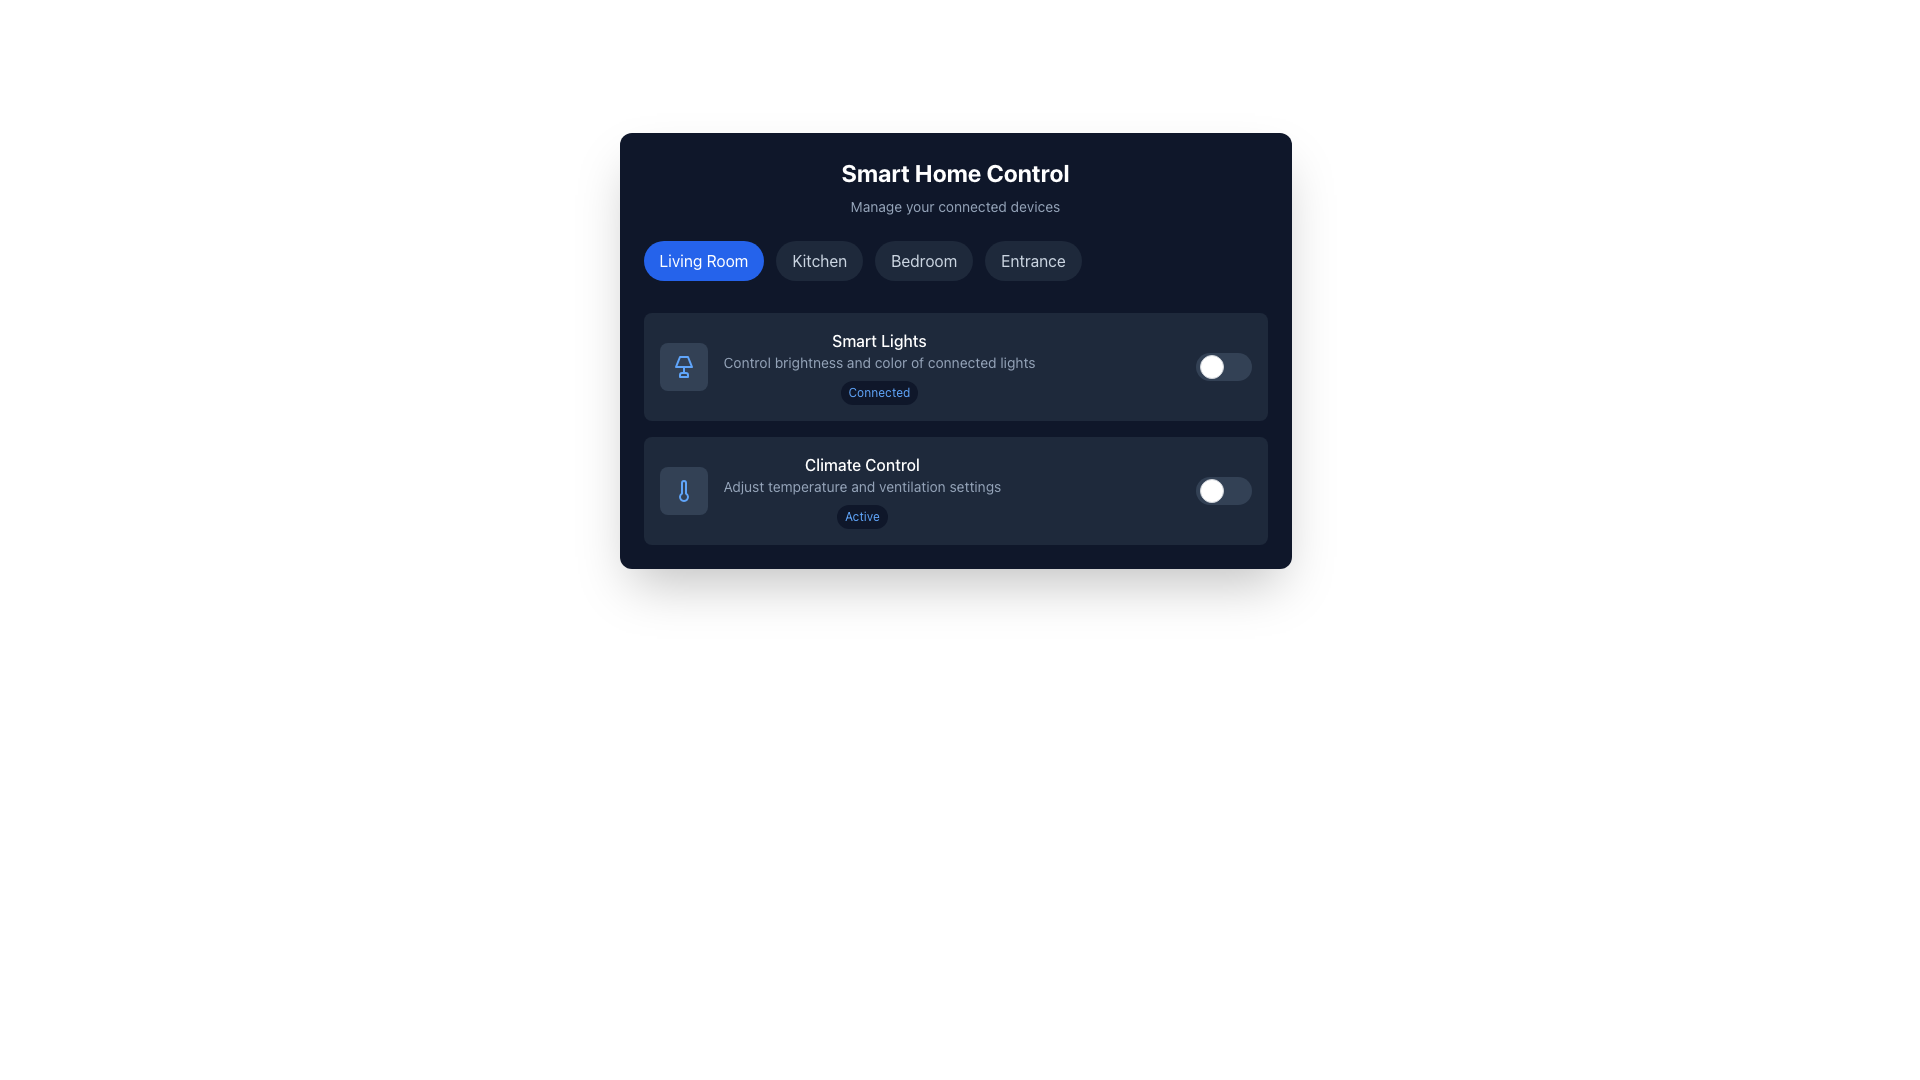  What do you see at coordinates (1033, 260) in the screenshot?
I see `the 'Entrance' button in the navigation bar` at bounding box center [1033, 260].